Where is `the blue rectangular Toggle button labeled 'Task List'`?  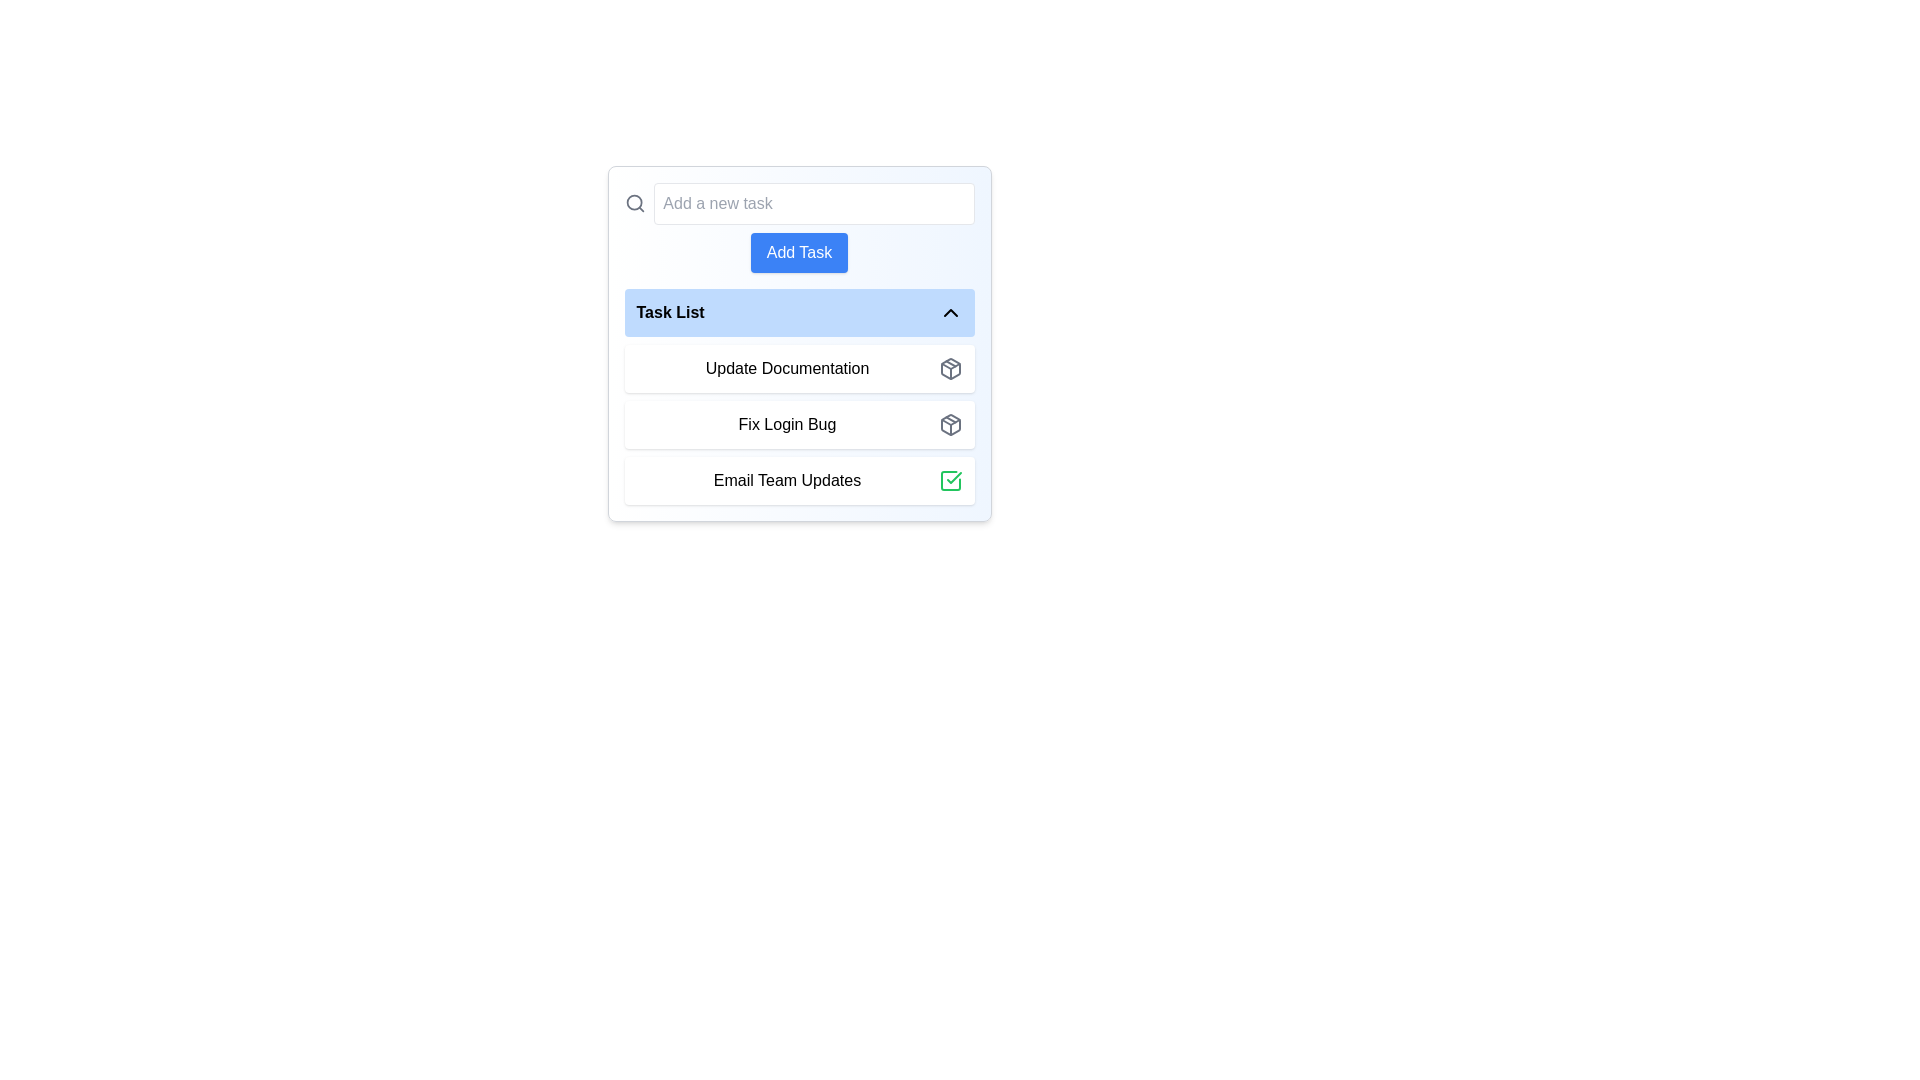
the blue rectangular Toggle button labeled 'Task List' is located at coordinates (798, 312).